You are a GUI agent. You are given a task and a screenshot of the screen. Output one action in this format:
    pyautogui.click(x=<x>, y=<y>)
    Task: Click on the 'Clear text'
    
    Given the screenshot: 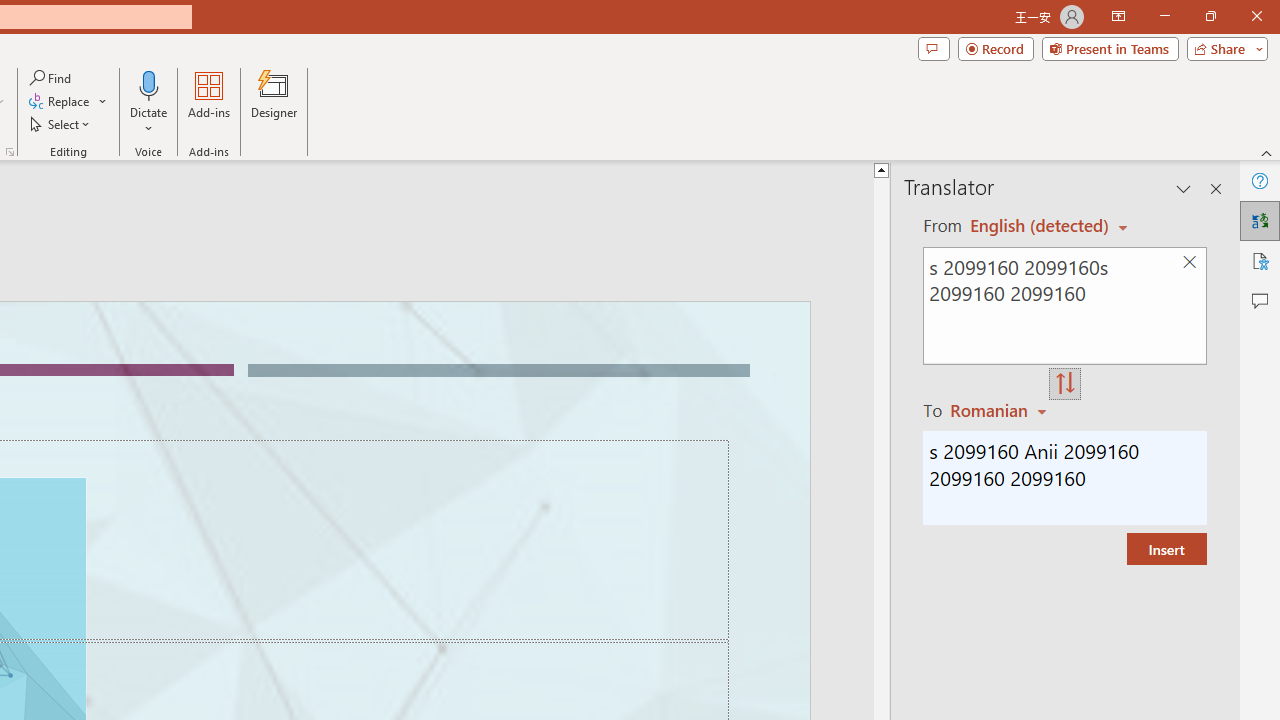 What is the action you would take?
    pyautogui.click(x=1189, y=262)
    